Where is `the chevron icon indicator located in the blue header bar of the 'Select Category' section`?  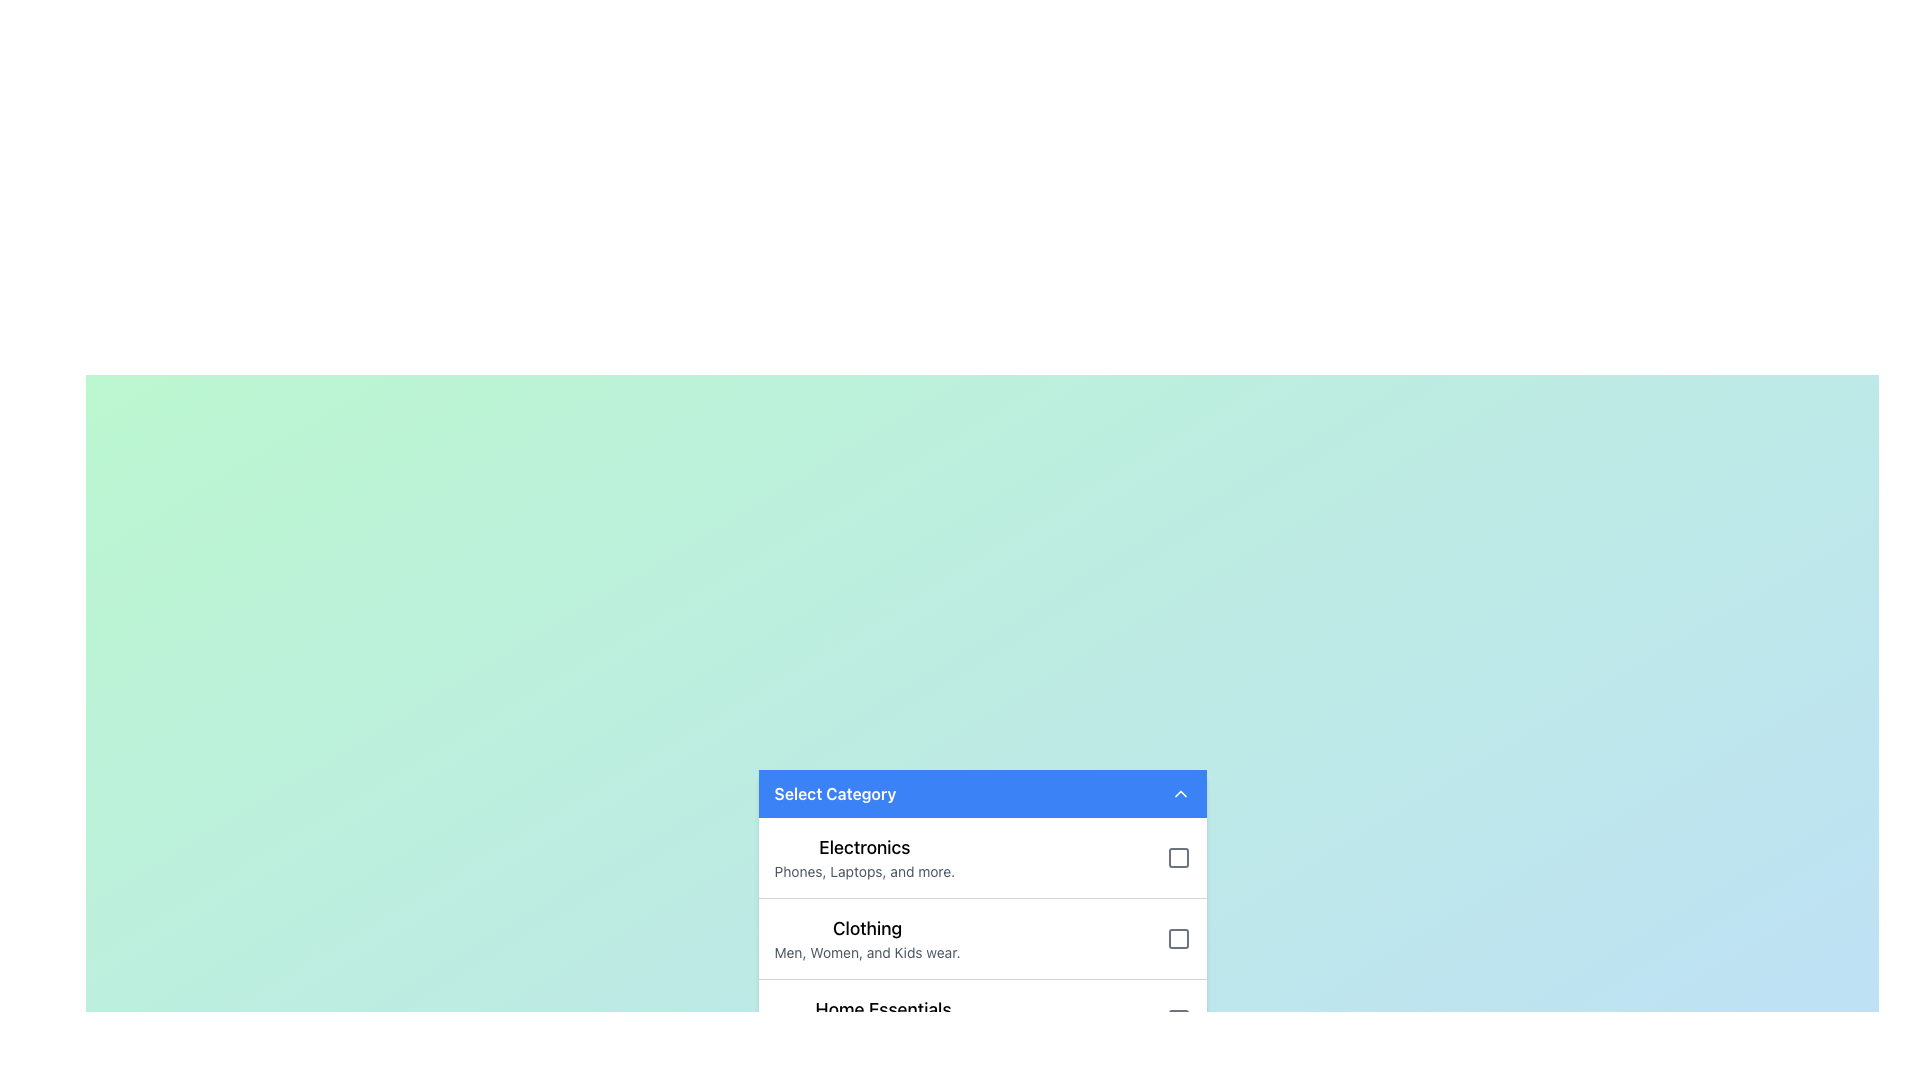 the chevron icon indicator located in the blue header bar of the 'Select Category' section is located at coordinates (1180, 793).